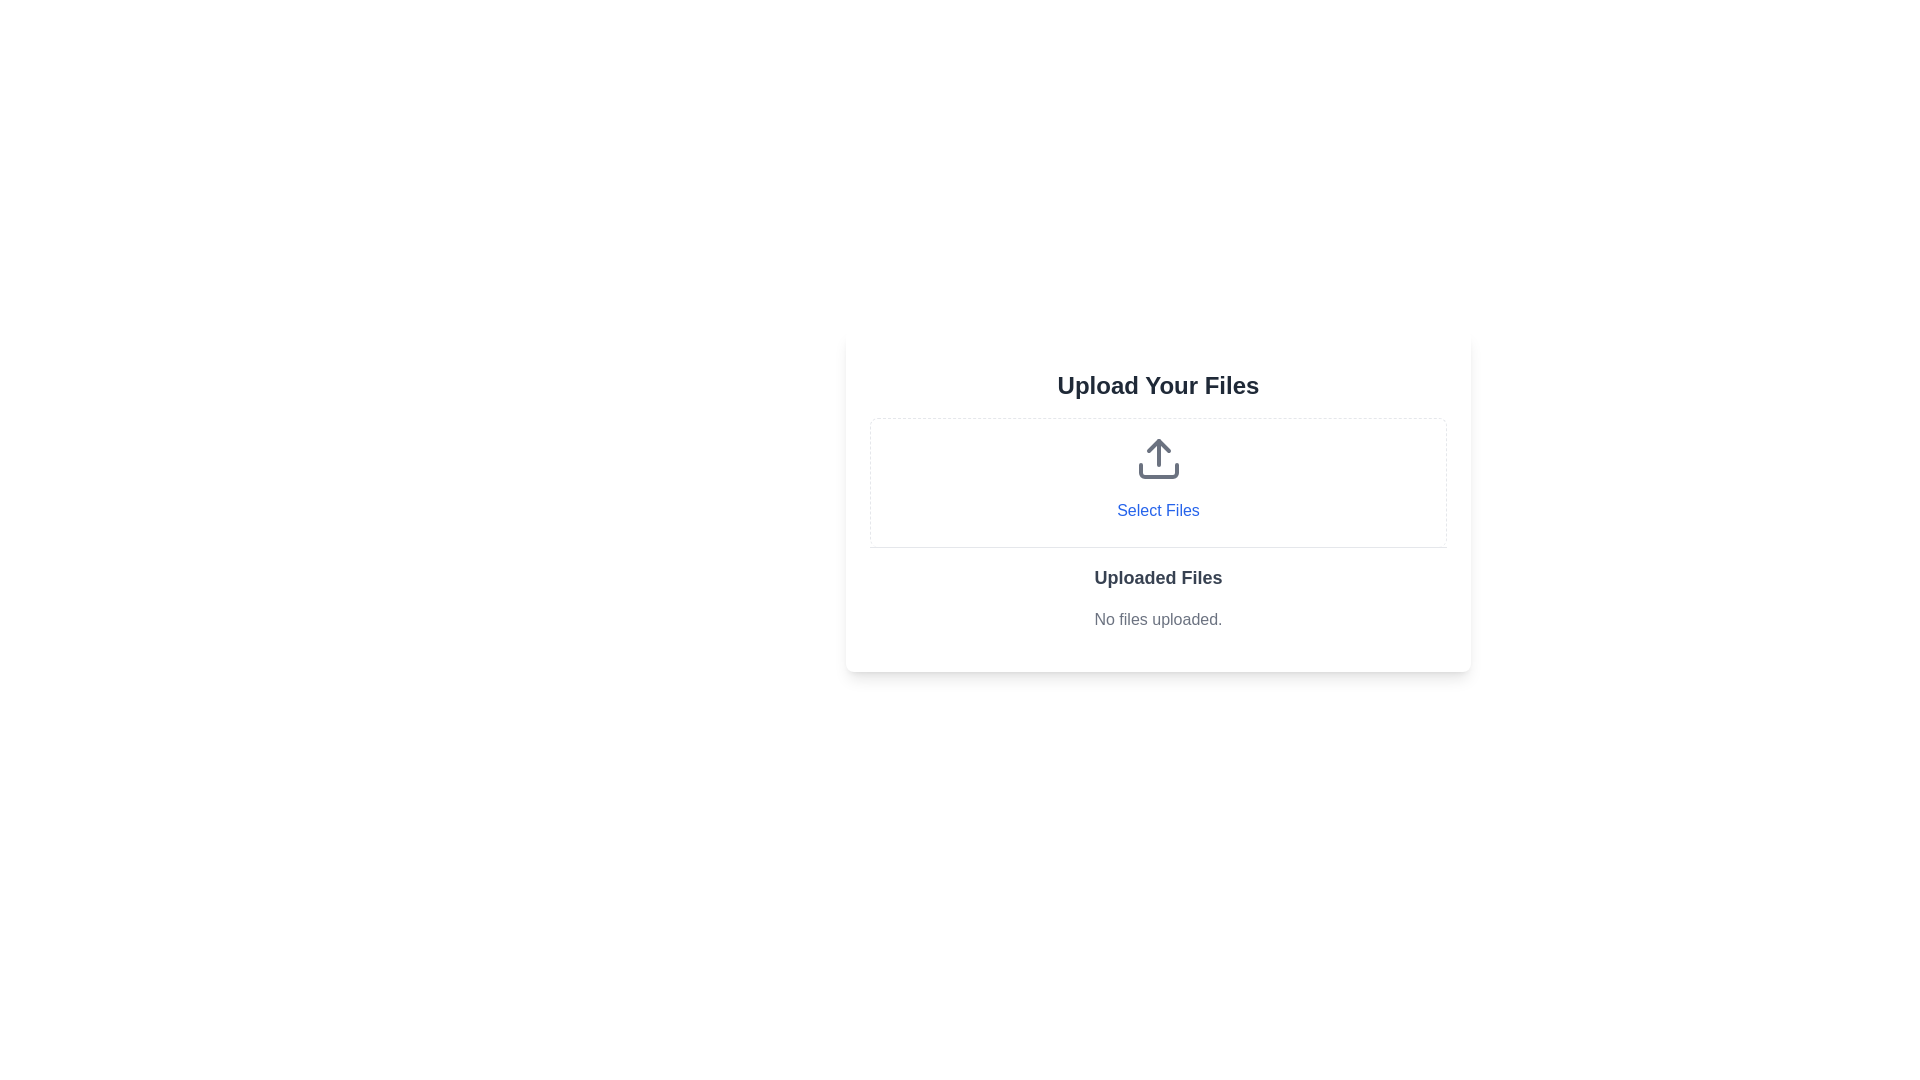  Describe the element at coordinates (1158, 445) in the screenshot. I see `the graphical arrow icon that forms the upper side of the upload symbol in the SVG component, located near the center of the 'Upload Your Files' dialog box` at that location.